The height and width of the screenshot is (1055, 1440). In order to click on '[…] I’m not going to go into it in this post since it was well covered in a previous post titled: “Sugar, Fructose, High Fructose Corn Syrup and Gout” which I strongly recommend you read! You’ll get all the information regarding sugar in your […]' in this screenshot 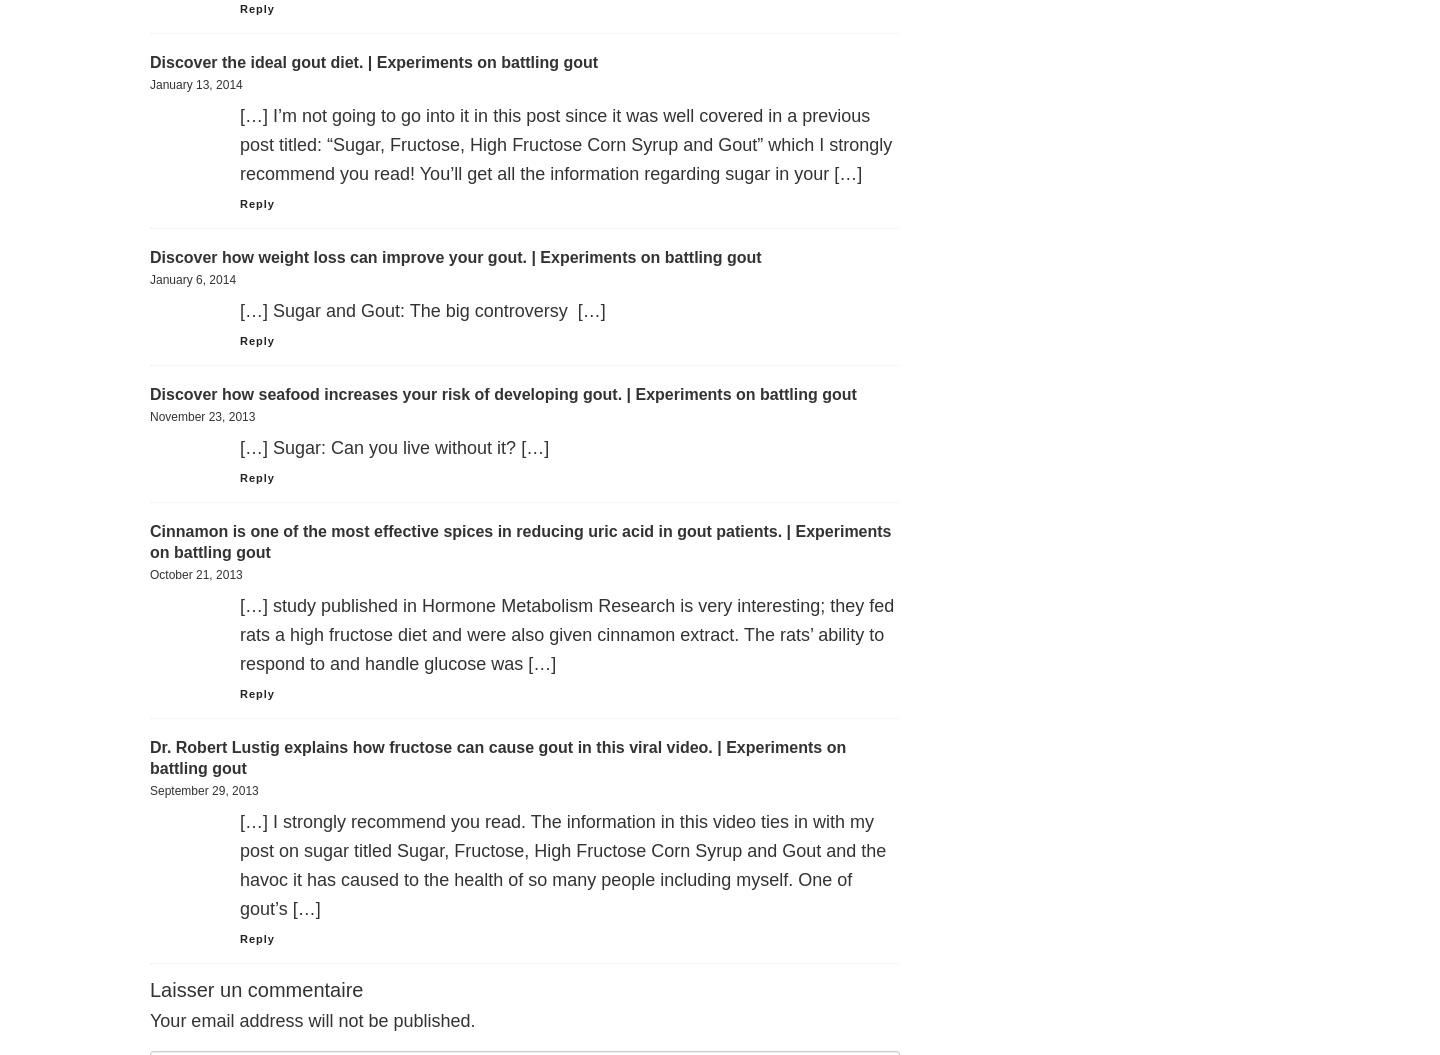, I will do `click(566, 144)`.